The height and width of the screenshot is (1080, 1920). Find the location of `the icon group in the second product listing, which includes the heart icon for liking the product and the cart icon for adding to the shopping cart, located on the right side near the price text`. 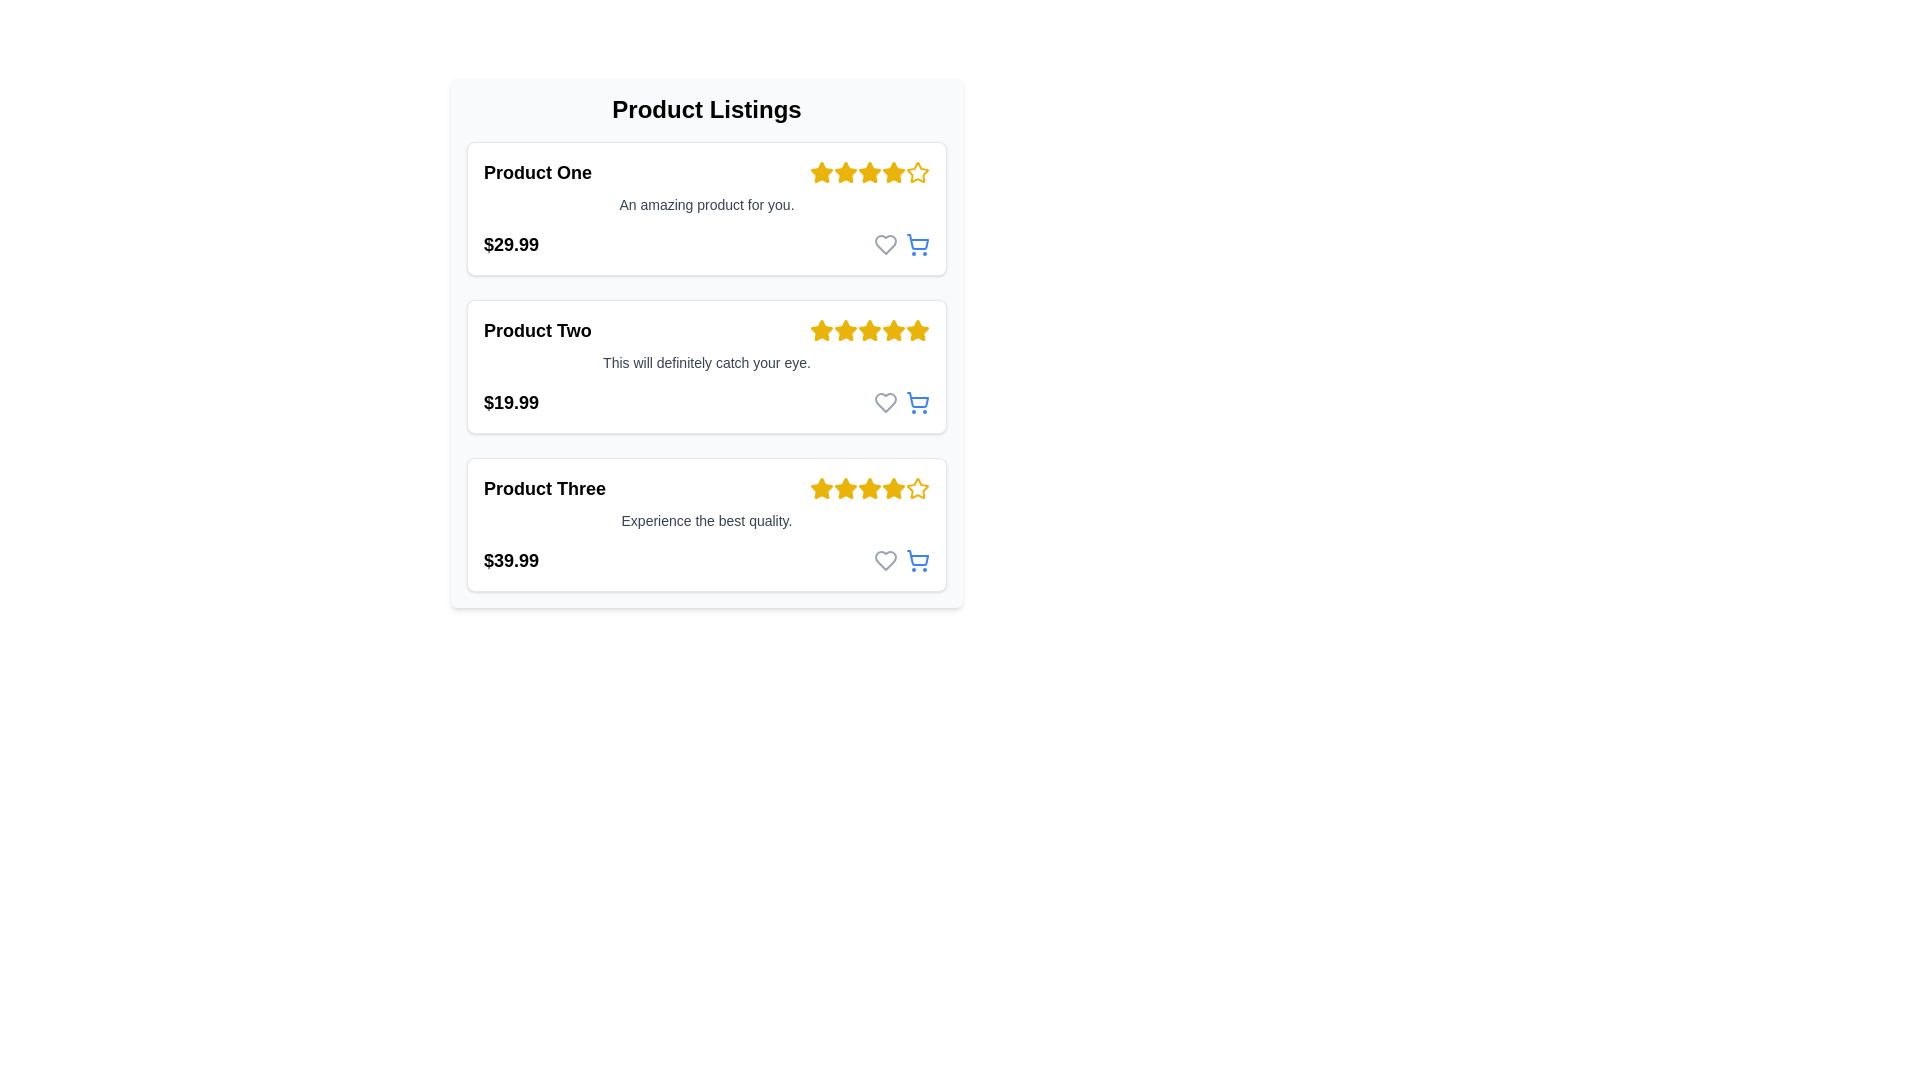

the icon group in the second product listing, which includes the heart icon for liking the product and the cart icon for adding to the shopping cart, located on the right side near the price text is located at coordinates (901, 402).